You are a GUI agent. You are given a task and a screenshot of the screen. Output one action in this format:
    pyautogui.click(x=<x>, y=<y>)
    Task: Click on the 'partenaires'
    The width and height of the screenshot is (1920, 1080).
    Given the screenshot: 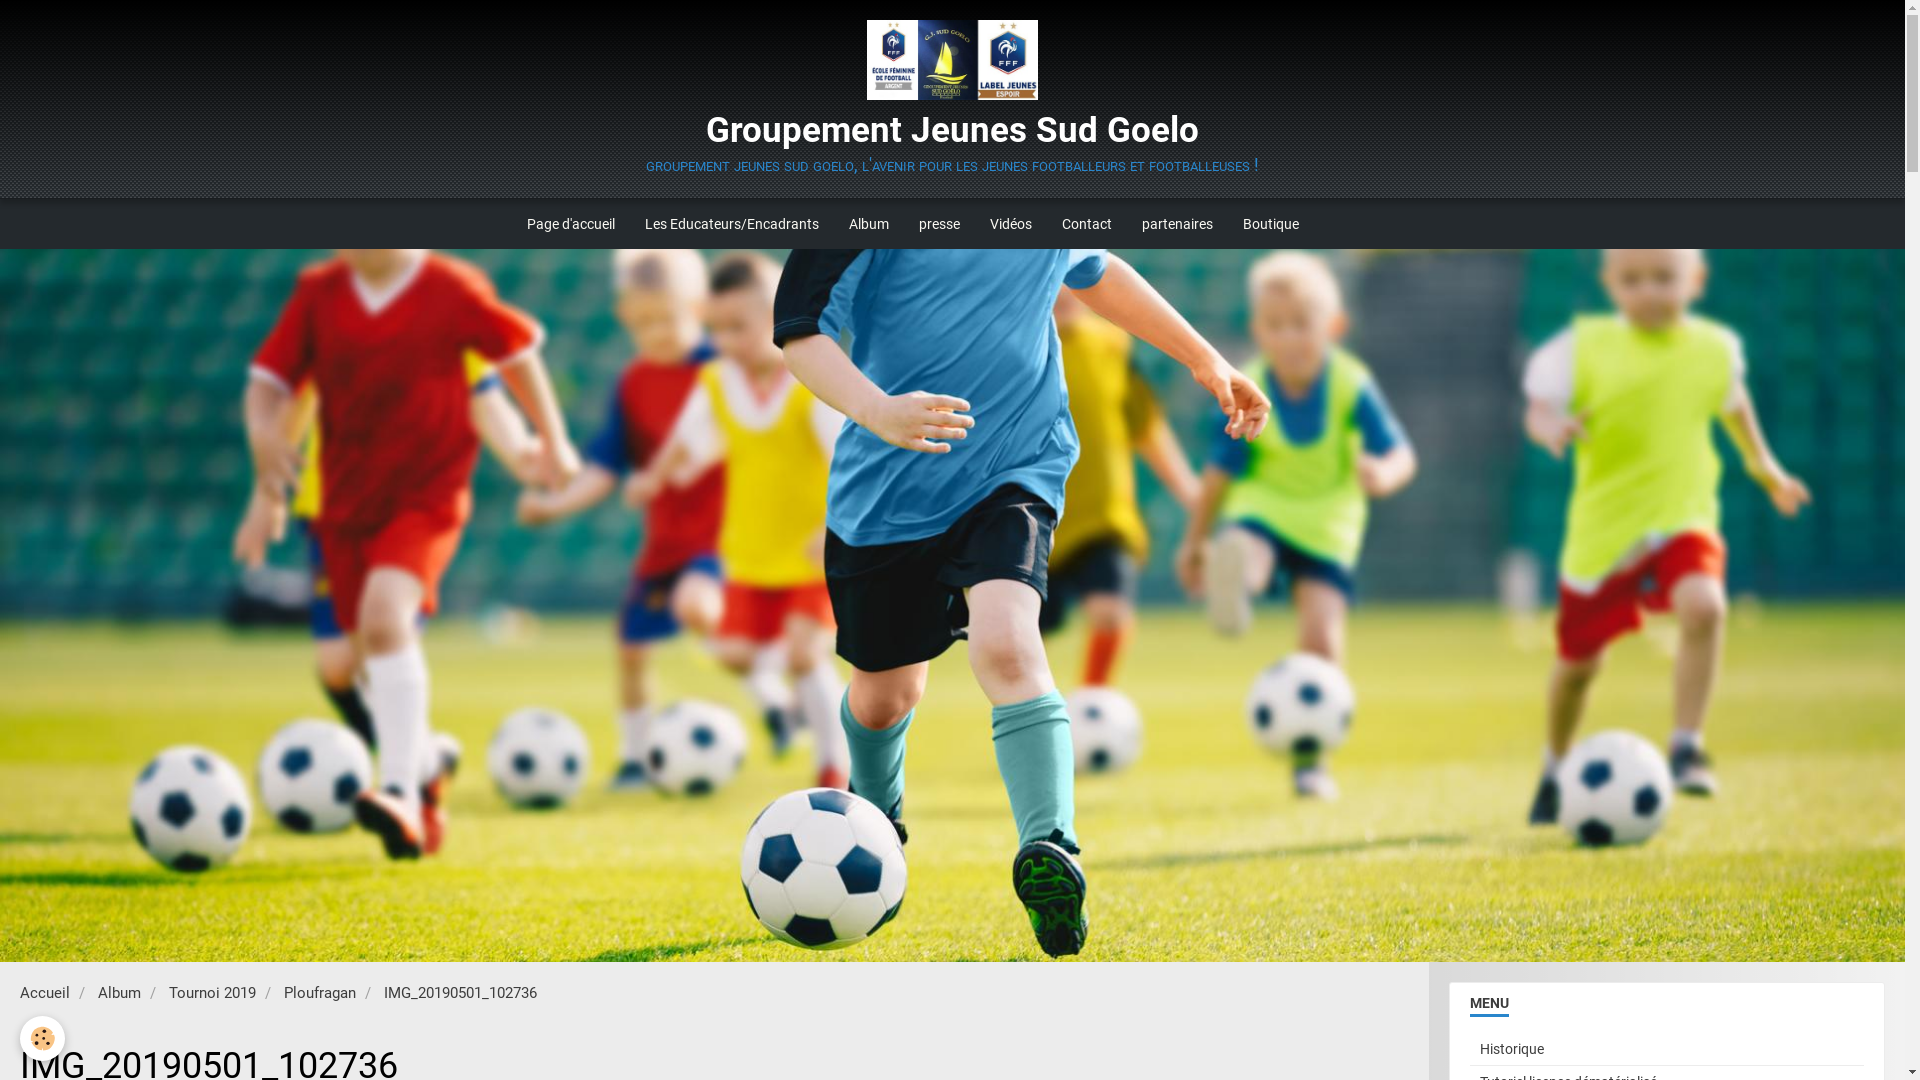 What is the action you would take?
    pyautogui.click(x=1177, y=223)
    